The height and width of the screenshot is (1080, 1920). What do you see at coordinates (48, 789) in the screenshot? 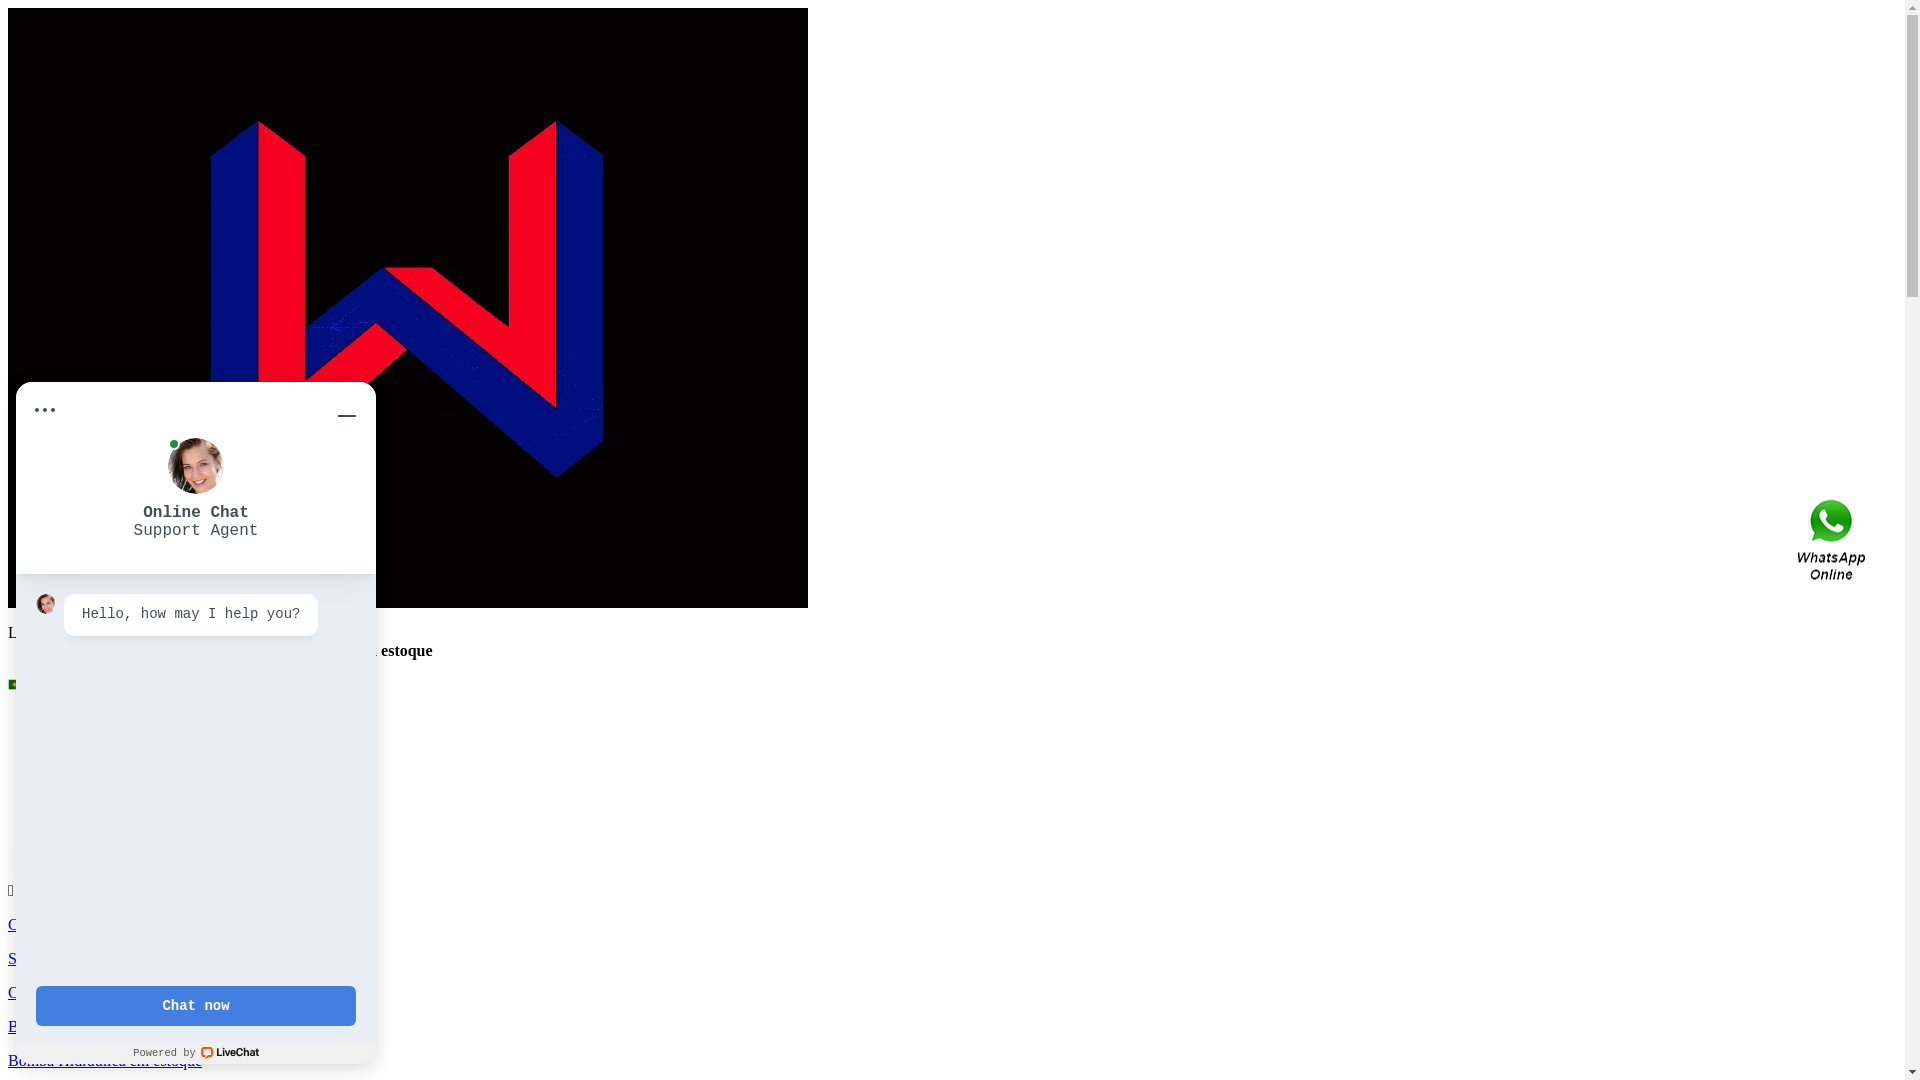
I see `'Controle Qualidade'` at bounding box center [48, 789].